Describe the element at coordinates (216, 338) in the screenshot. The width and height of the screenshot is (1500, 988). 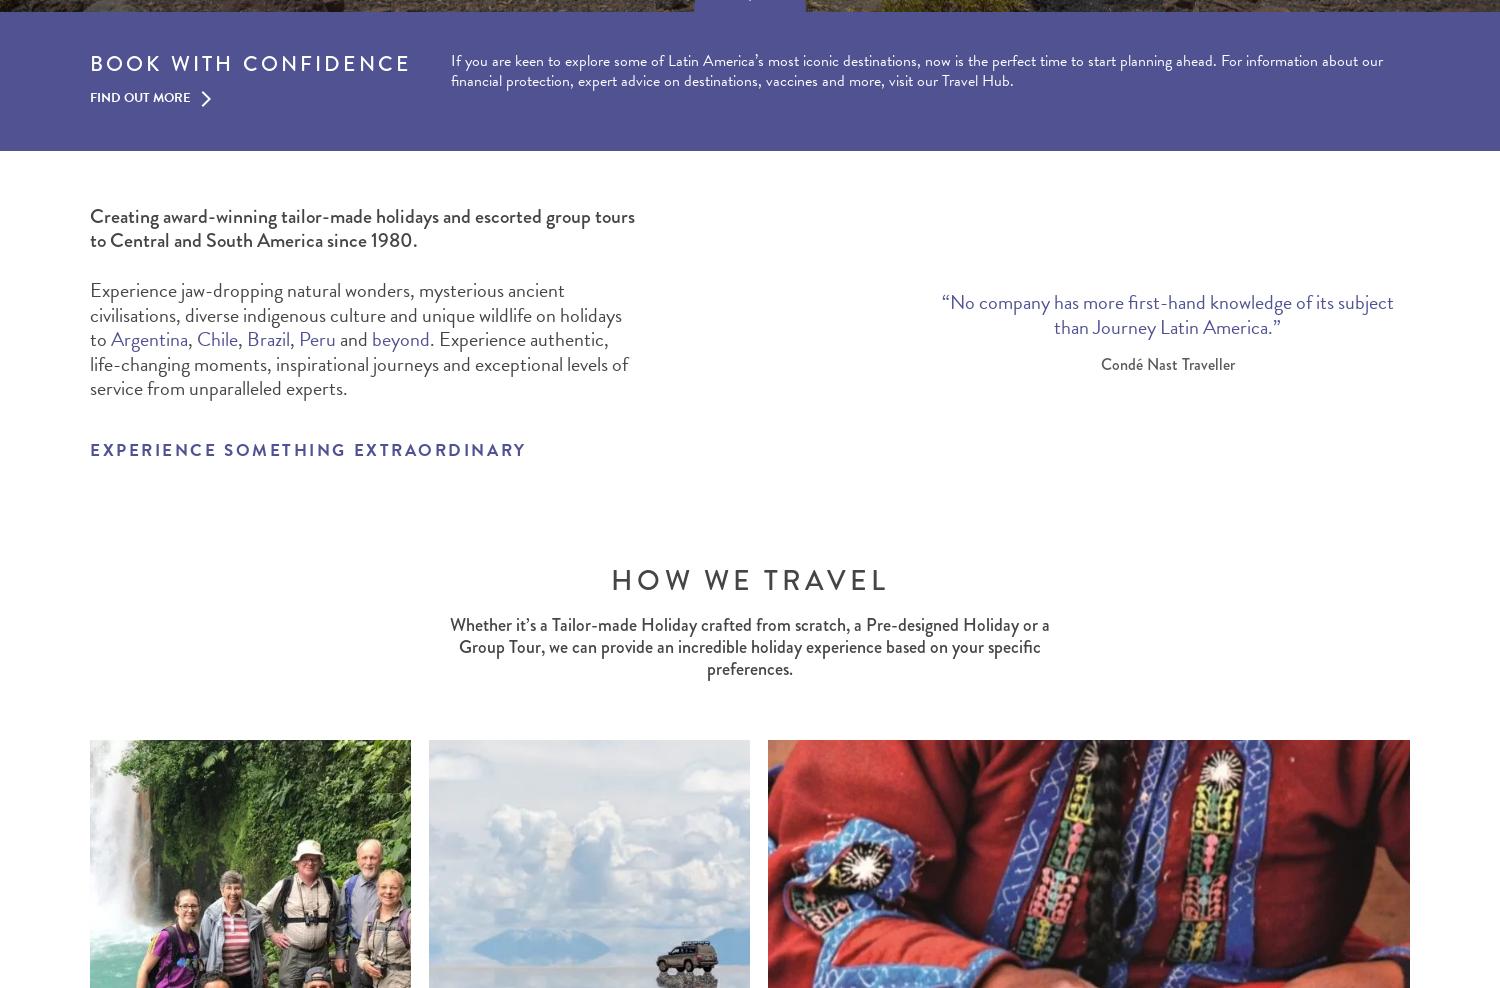
I see `'Chile'` at that location.